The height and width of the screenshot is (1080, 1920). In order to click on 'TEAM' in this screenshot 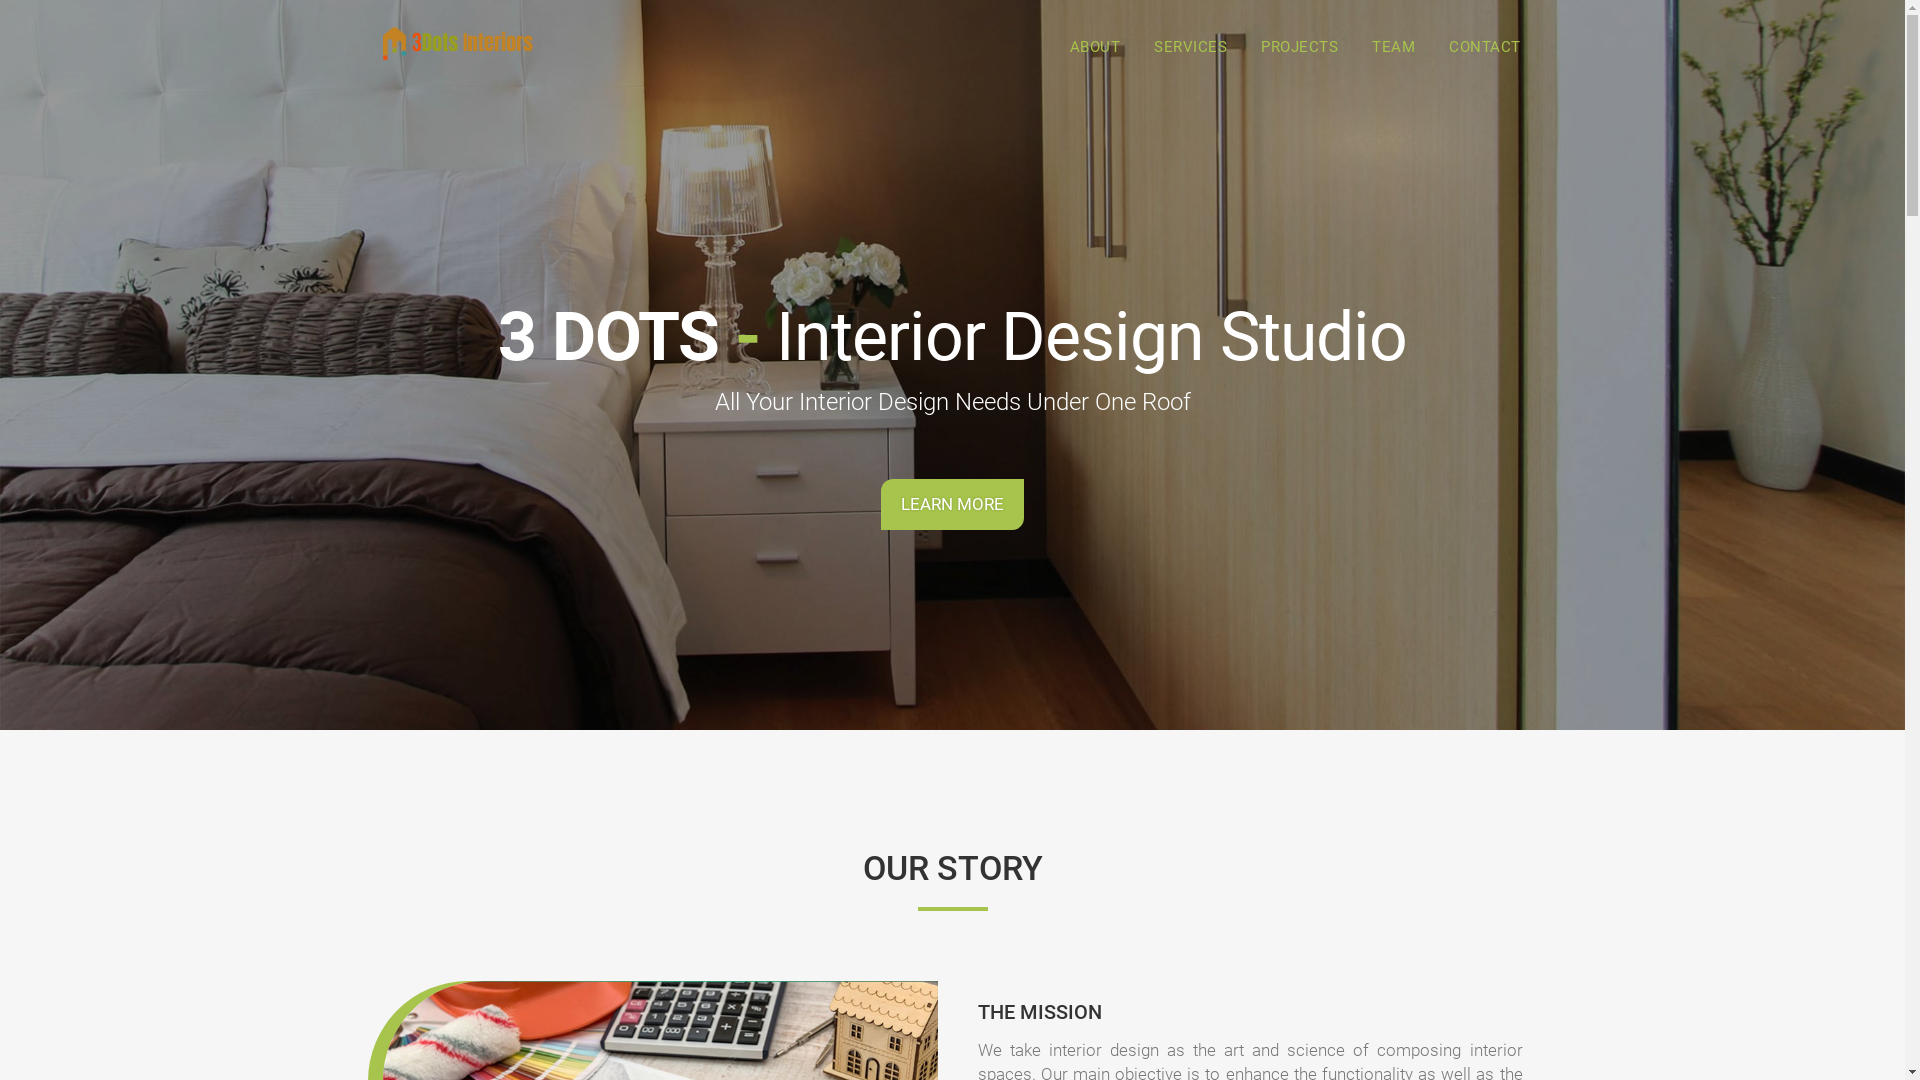, I will do `click(1368, 45)`.